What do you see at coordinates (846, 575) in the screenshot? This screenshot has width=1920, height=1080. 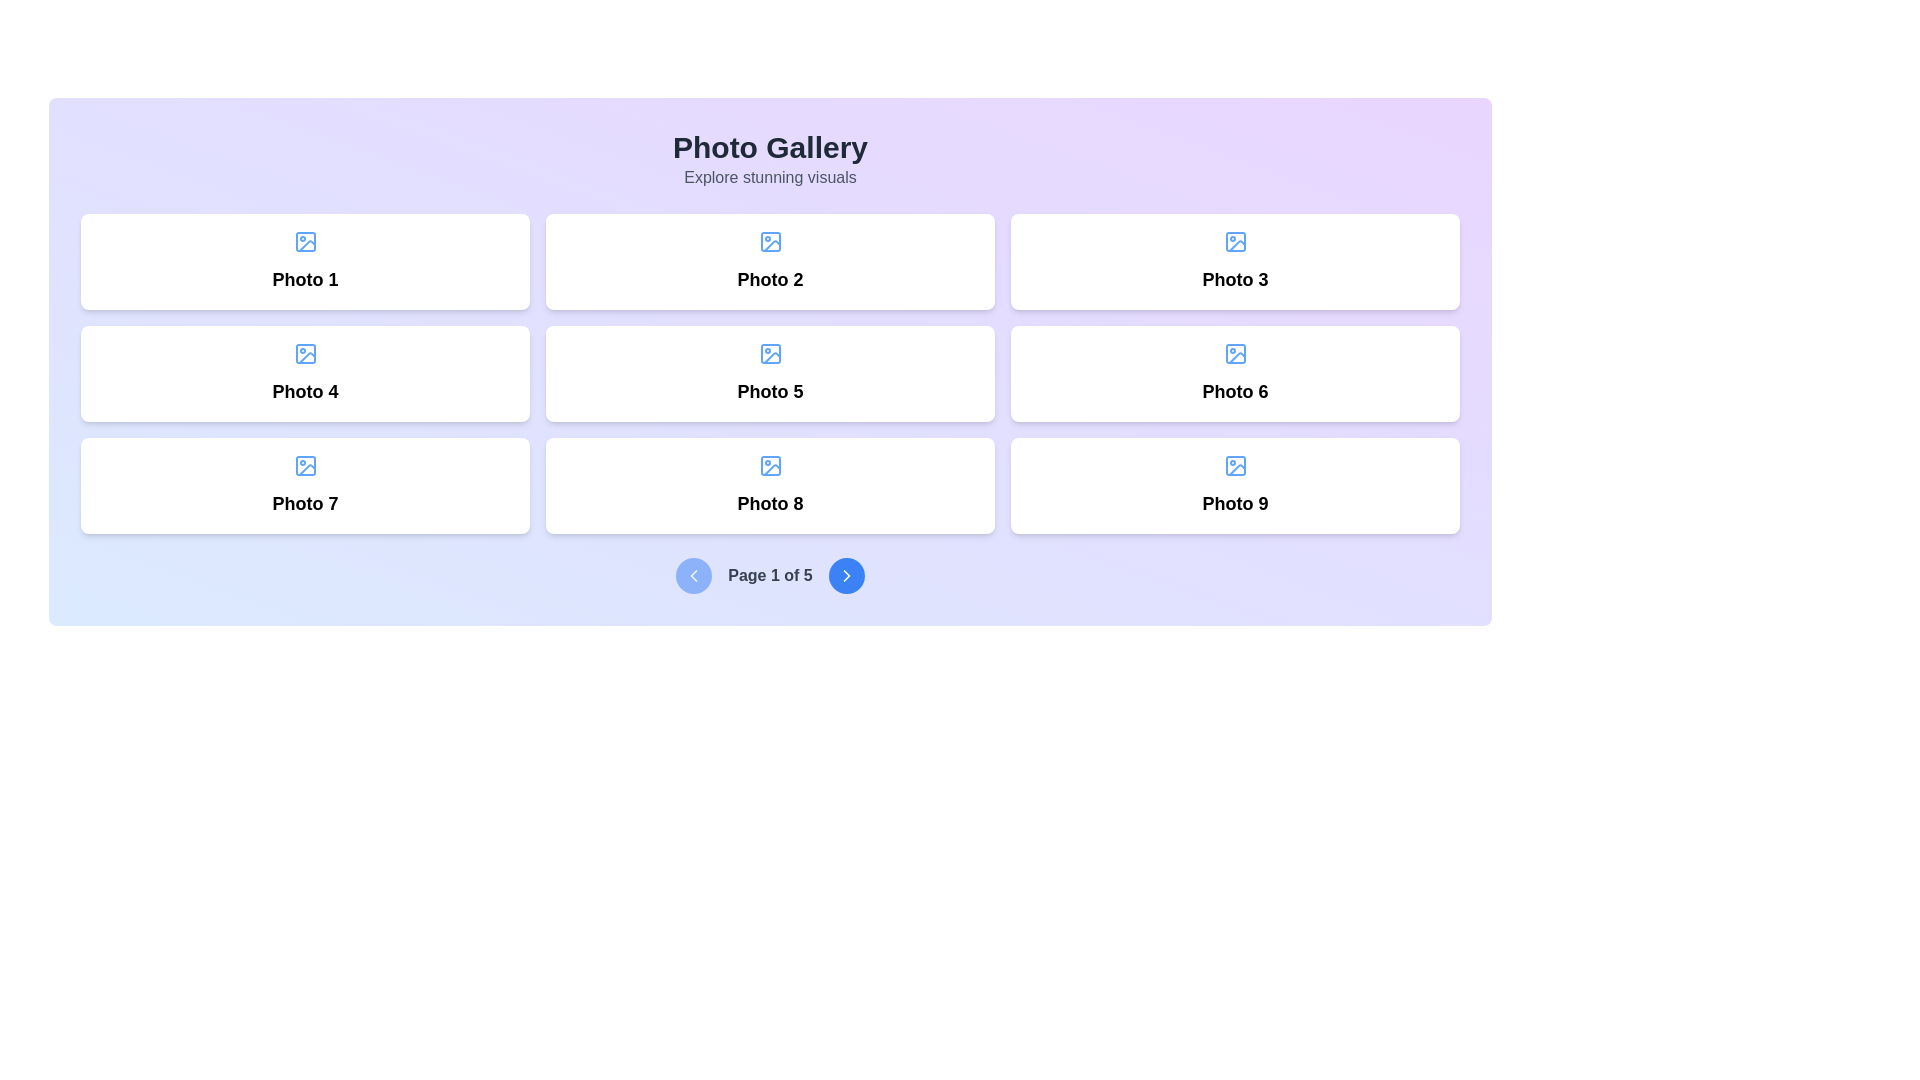 I see `the rightward pointing arrow icon in the bottom pagination bar` at bounding box center [846, 575].